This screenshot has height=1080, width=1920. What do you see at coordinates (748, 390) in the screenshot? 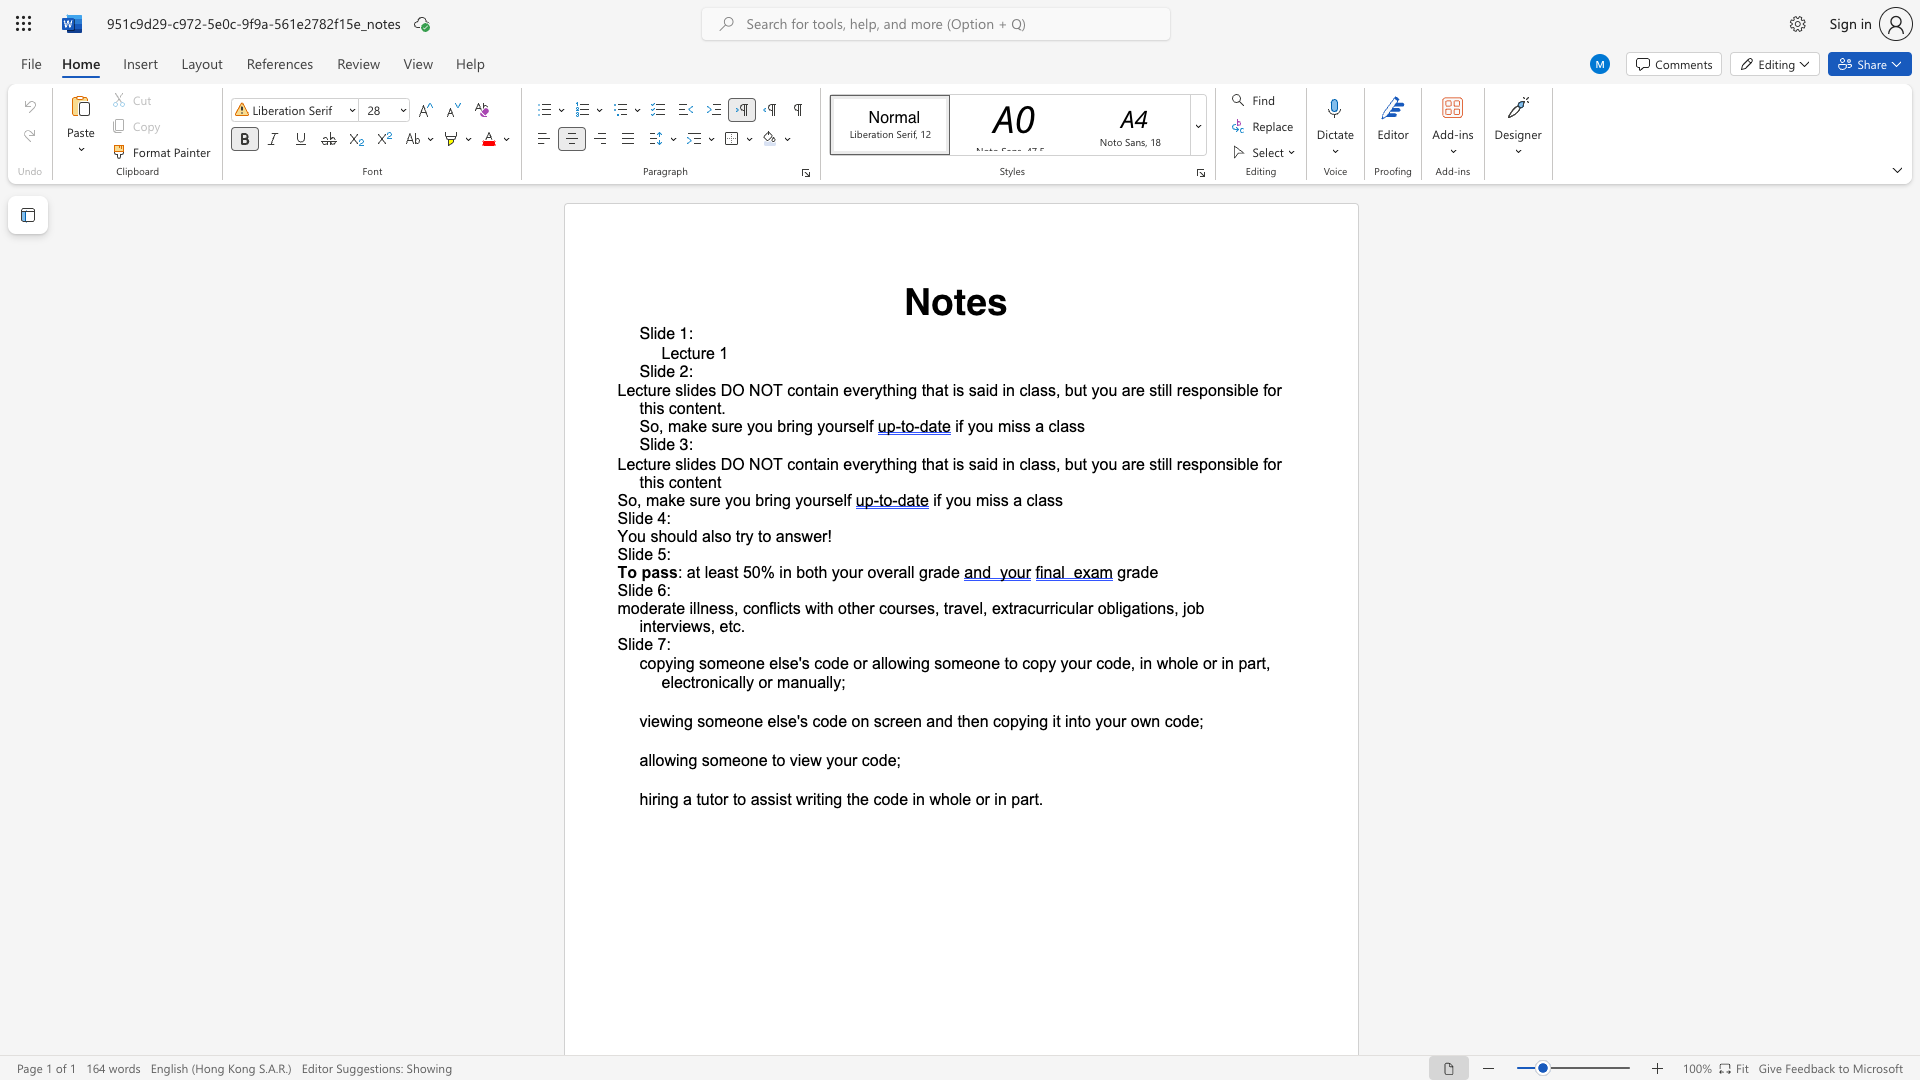
I see `the subset text "NO" within the text "Lecture slides DO NOT"` at bounding box center [748, 390].